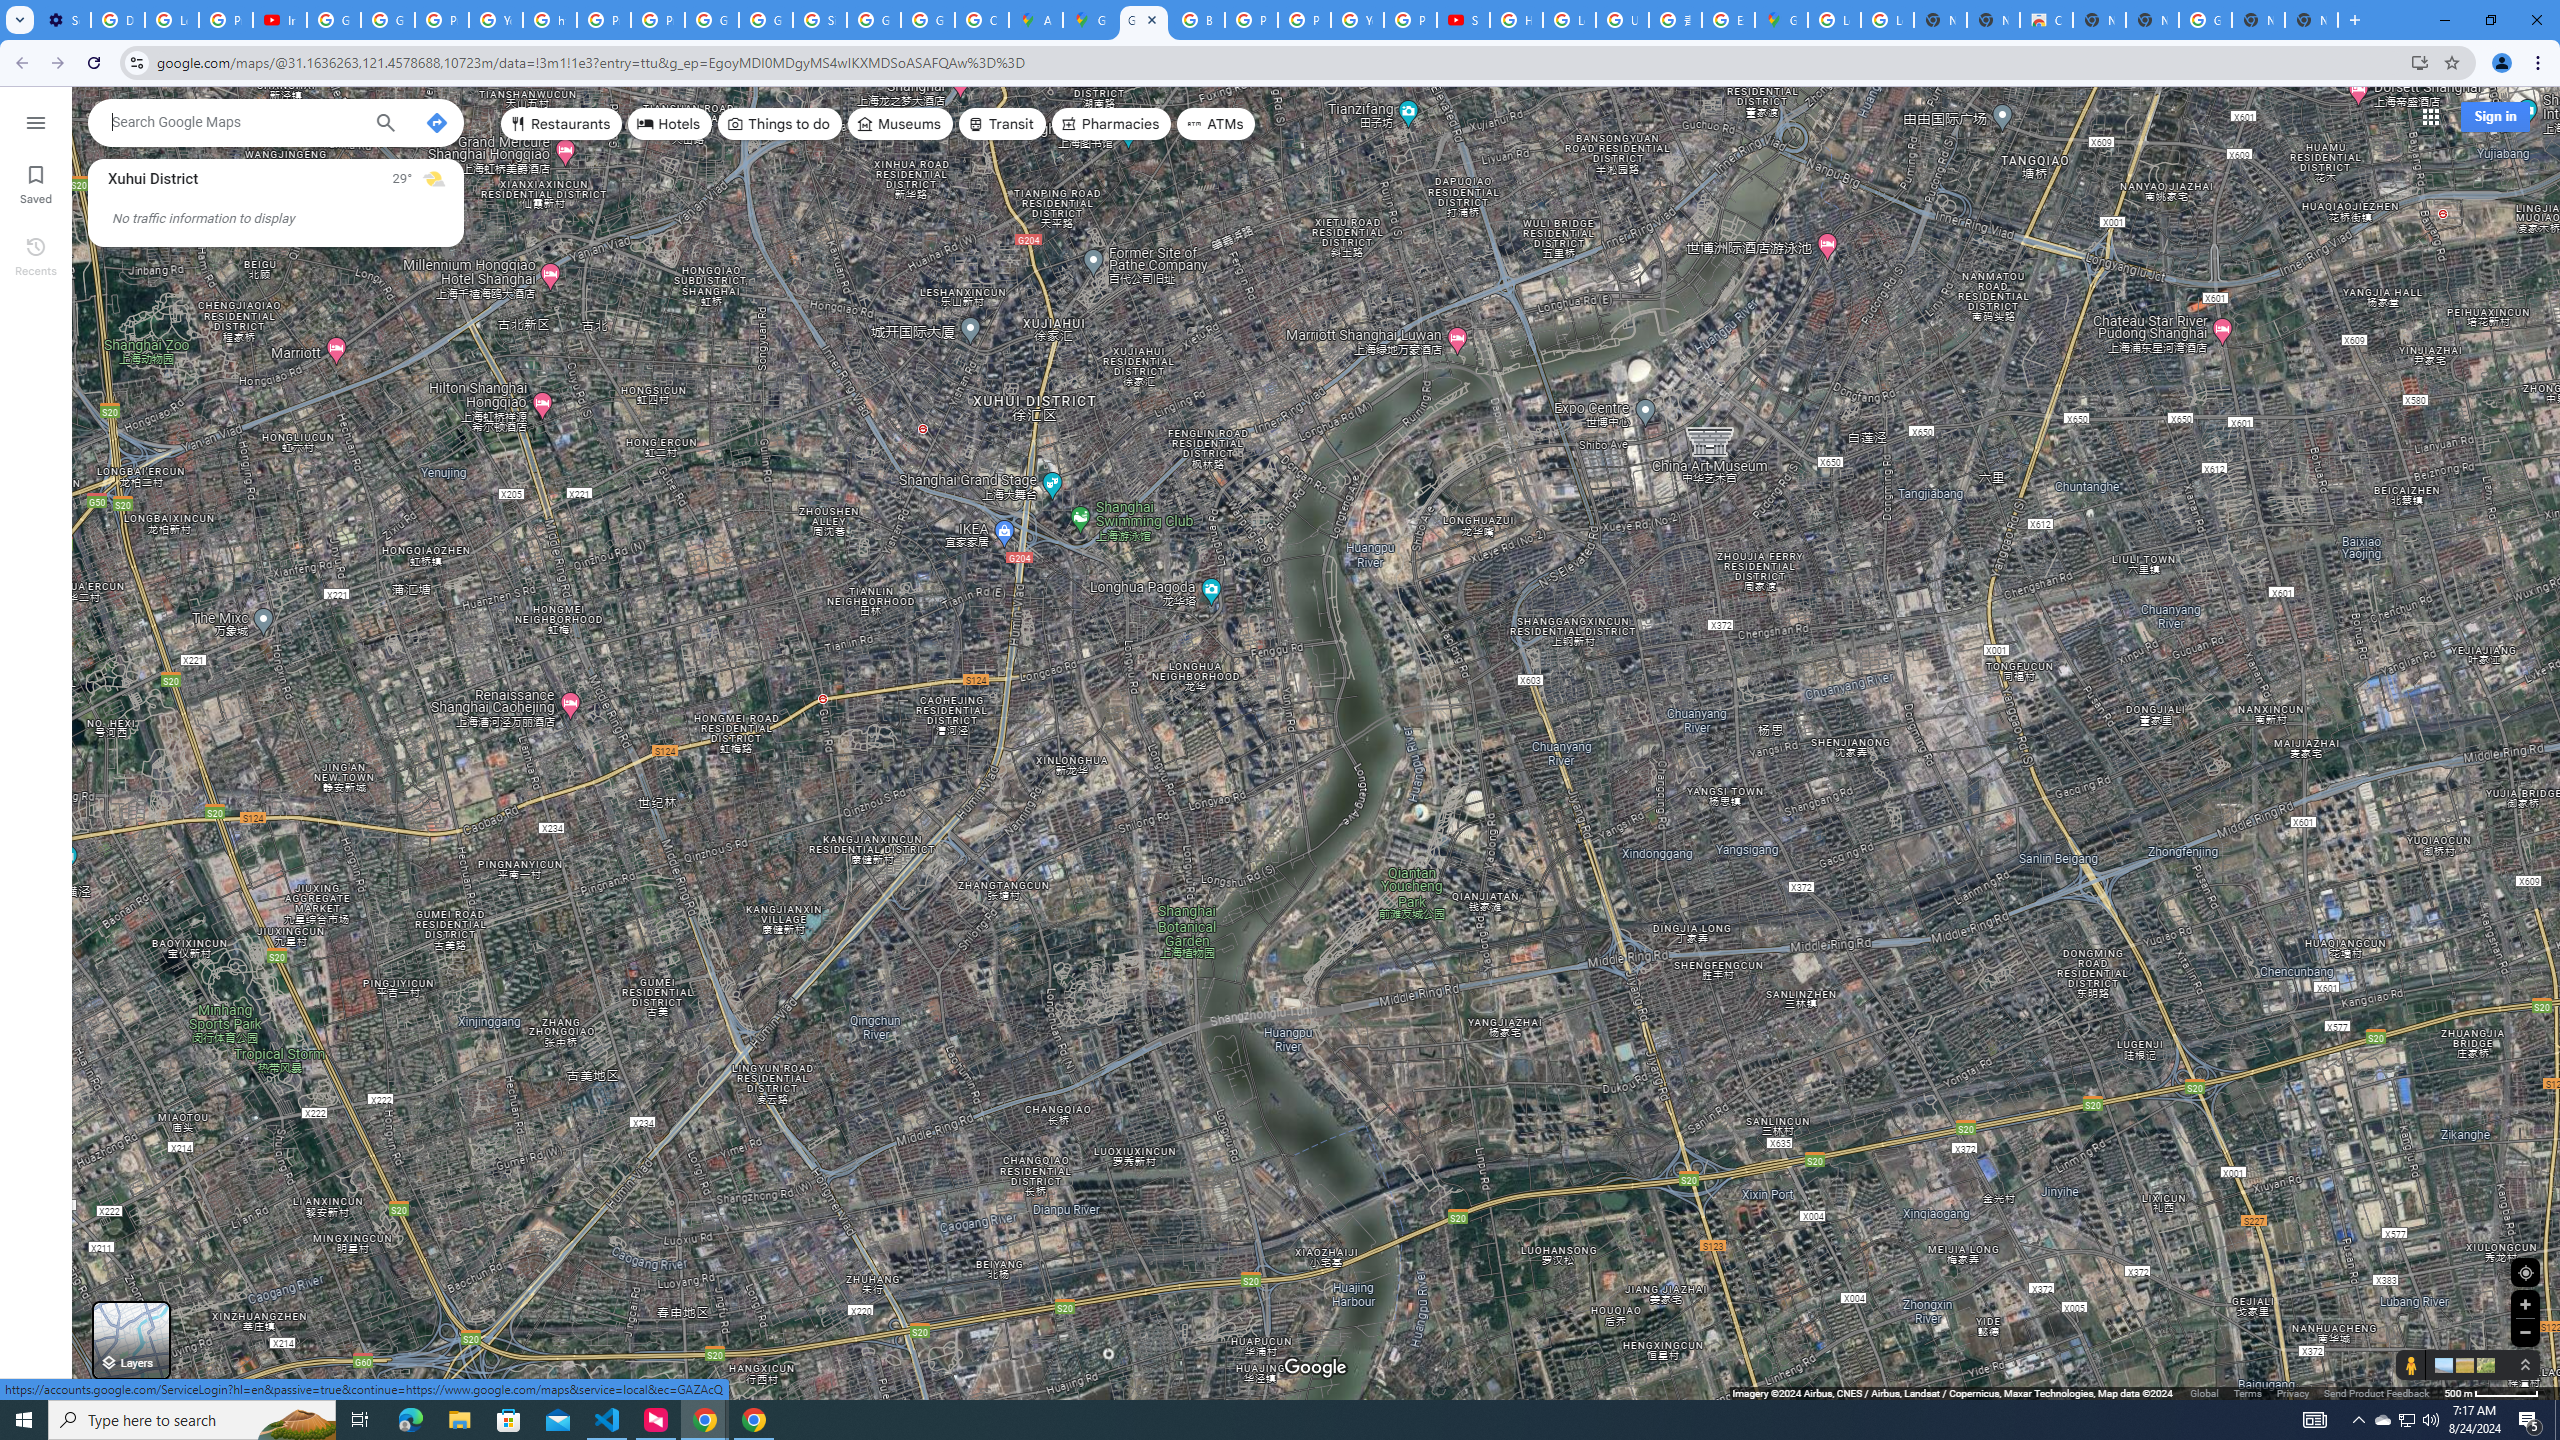 The image size is (2560, 1440). I want to click on 'Museums', so click(898, 122).